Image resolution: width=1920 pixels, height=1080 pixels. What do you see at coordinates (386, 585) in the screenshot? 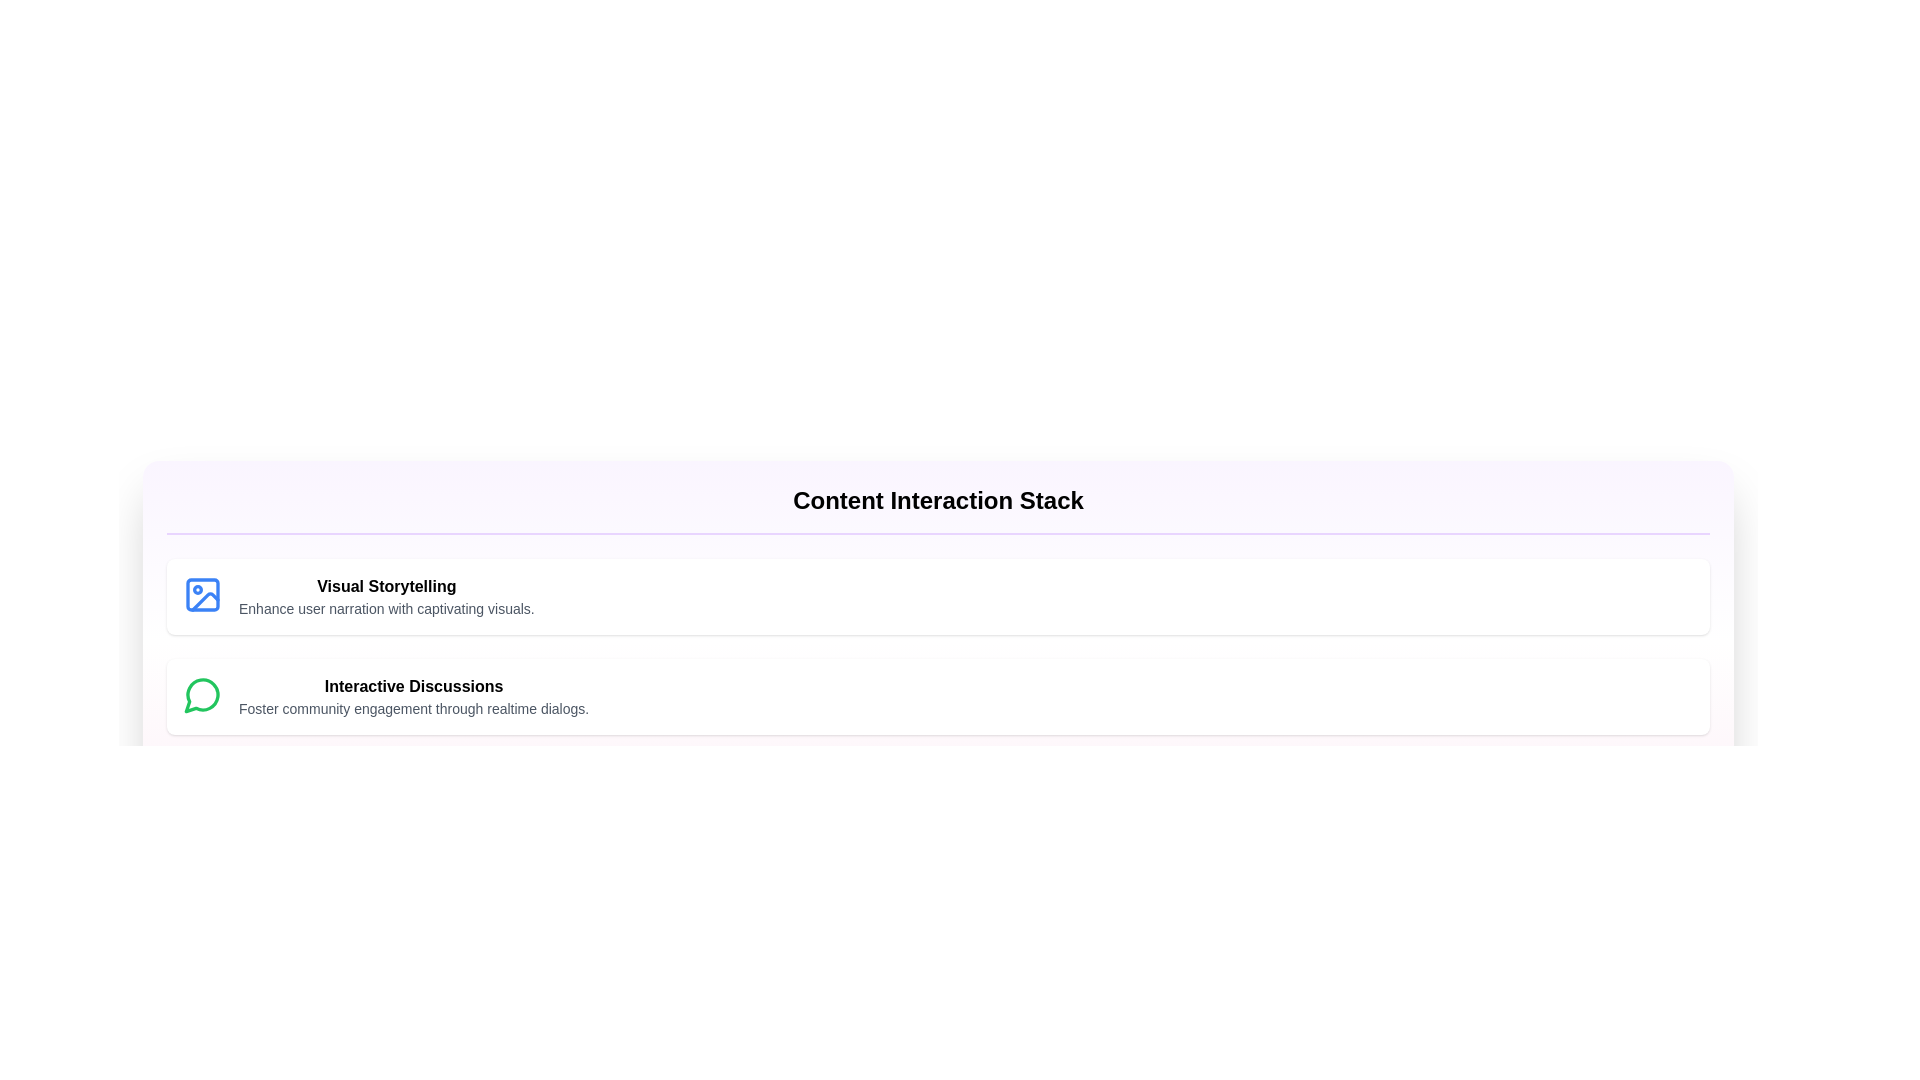
I see `the text label for 'Visual Storytelling', which serves as a heading and captures user attention, positioned directly below the corresponding icon` at bounding box center [386, 585].